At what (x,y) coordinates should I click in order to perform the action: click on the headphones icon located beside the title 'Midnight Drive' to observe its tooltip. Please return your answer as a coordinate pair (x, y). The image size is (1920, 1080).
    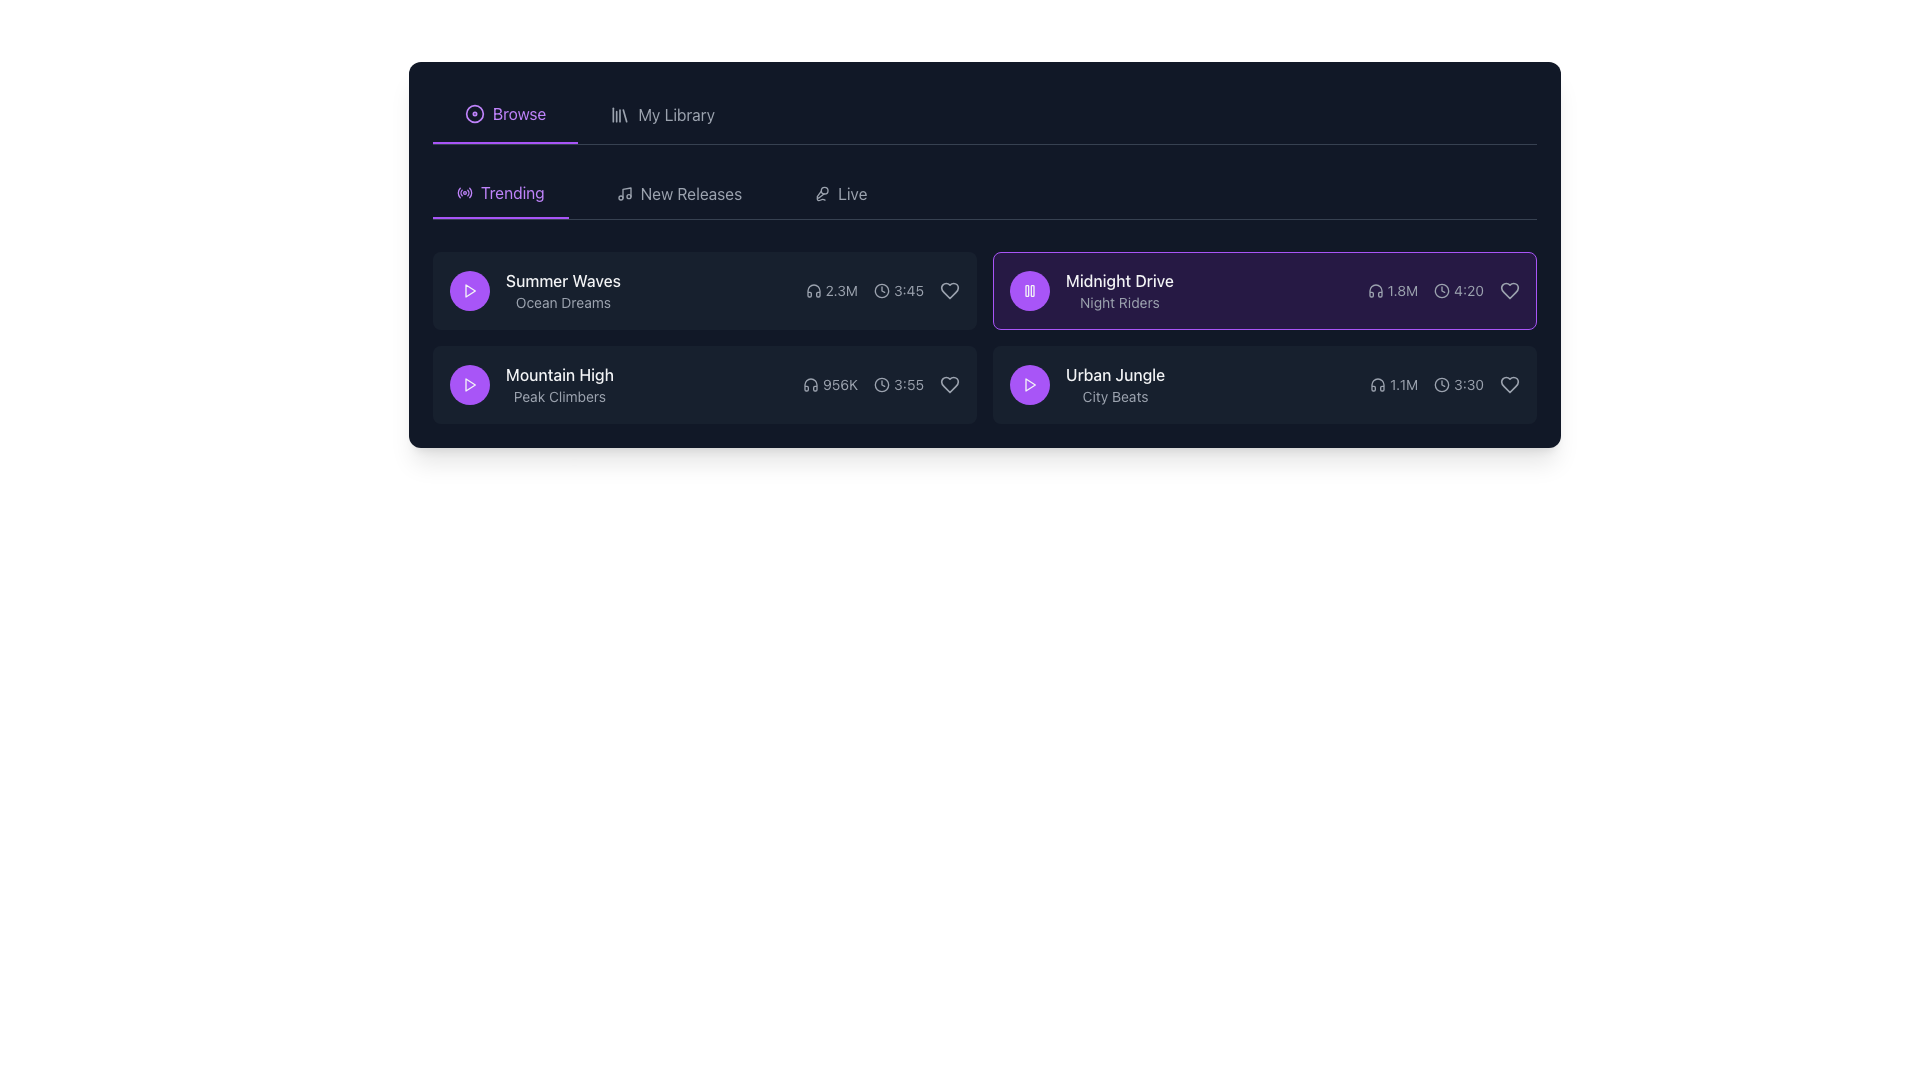
    Looking at the image, I should click on (1374, 290).